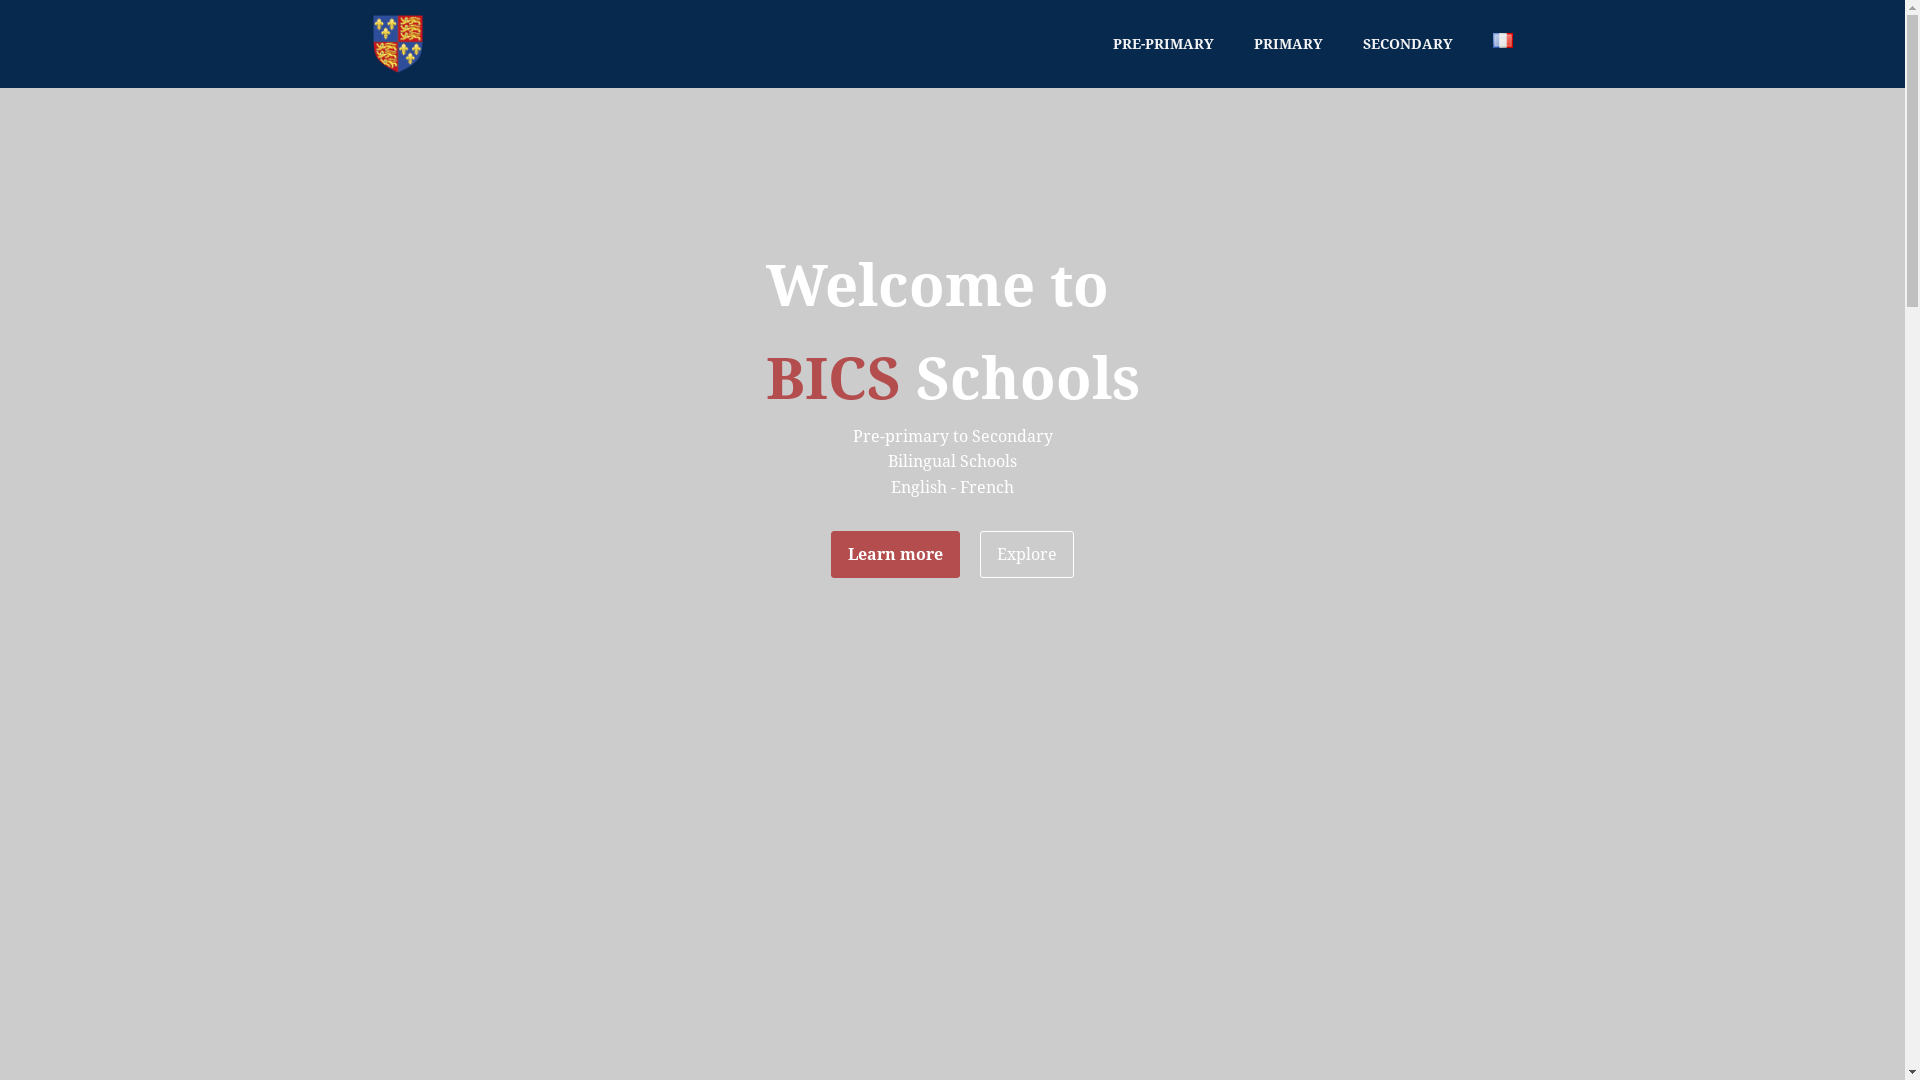  Describe the element at coordinates (1342, 43) in the screenshot. I see `'SECONDARY'` at that location.